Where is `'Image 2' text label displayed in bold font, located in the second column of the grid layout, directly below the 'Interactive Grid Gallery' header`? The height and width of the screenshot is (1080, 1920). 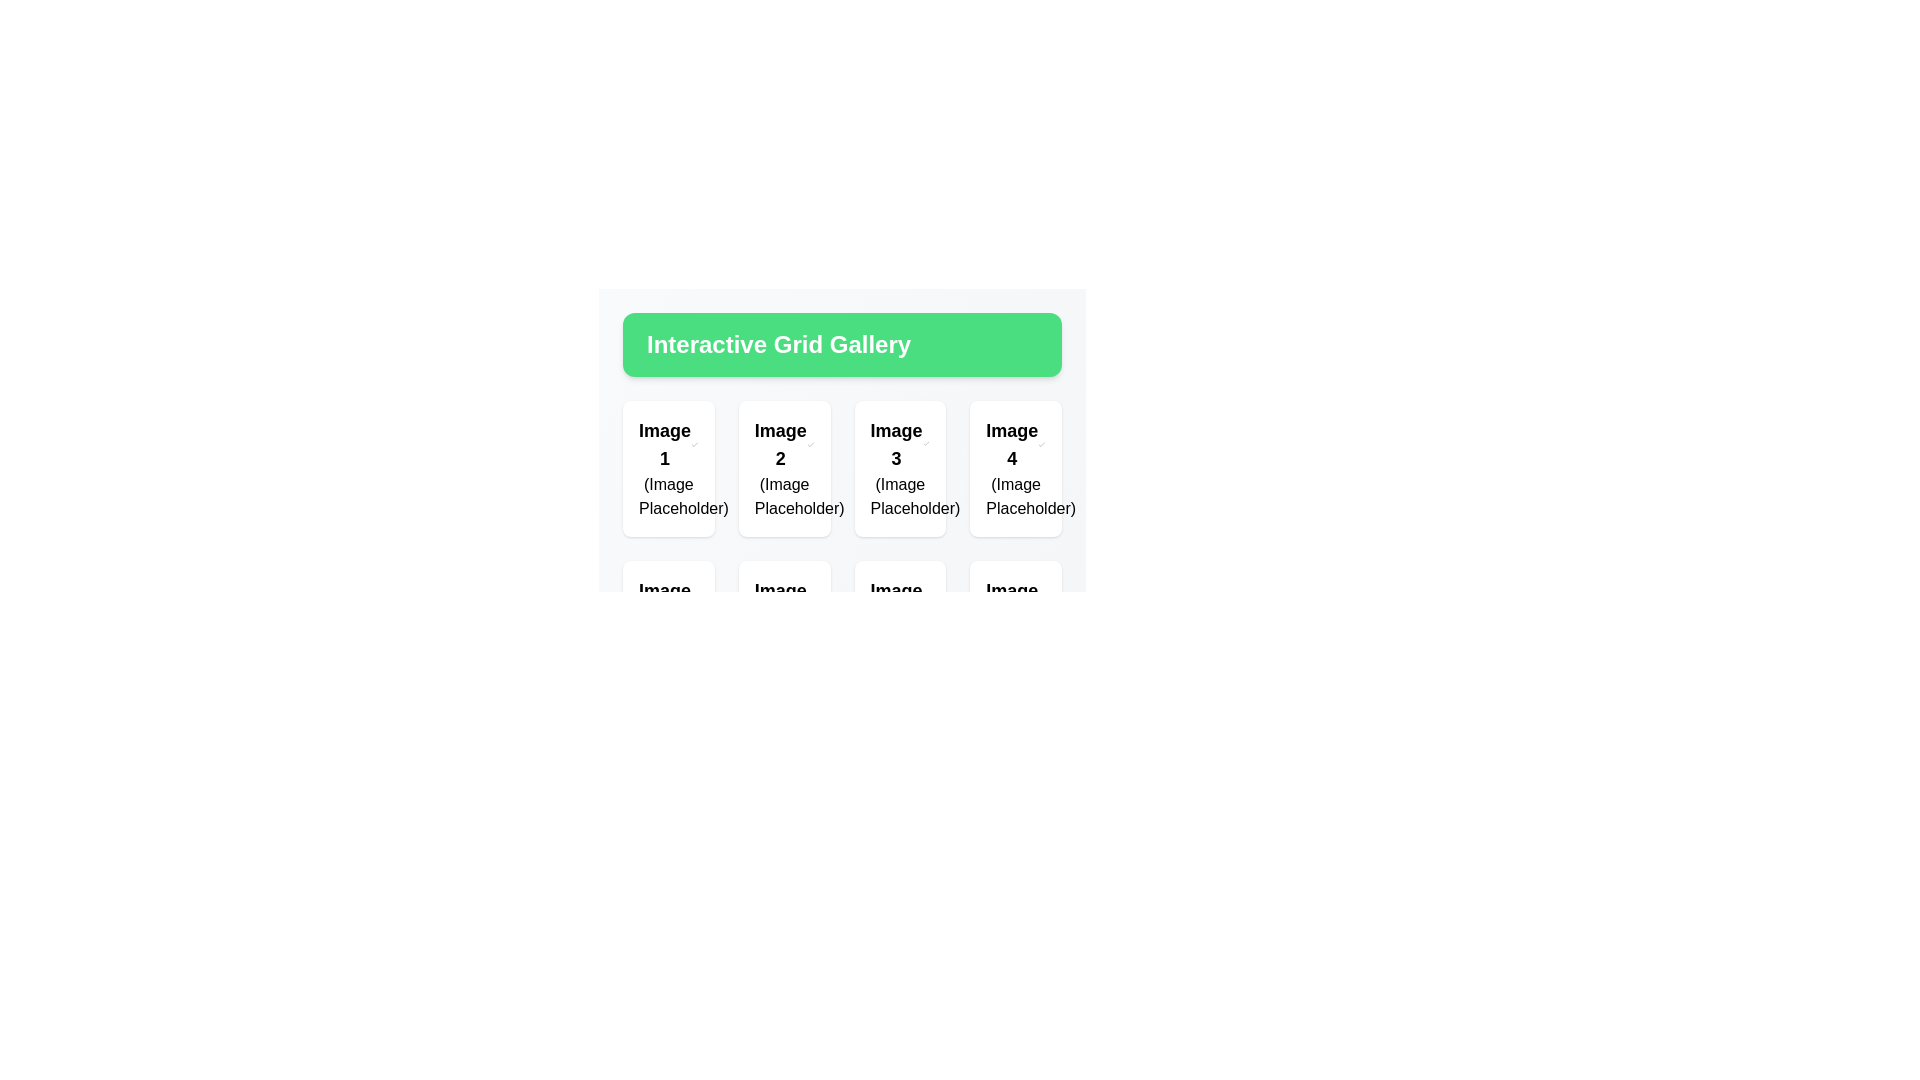 'Image 2' text label displayed in bold font, located in the second column of the grid layout, directly below the 'Interactive Grid Gallery' header is located at coordinates (779, 443).